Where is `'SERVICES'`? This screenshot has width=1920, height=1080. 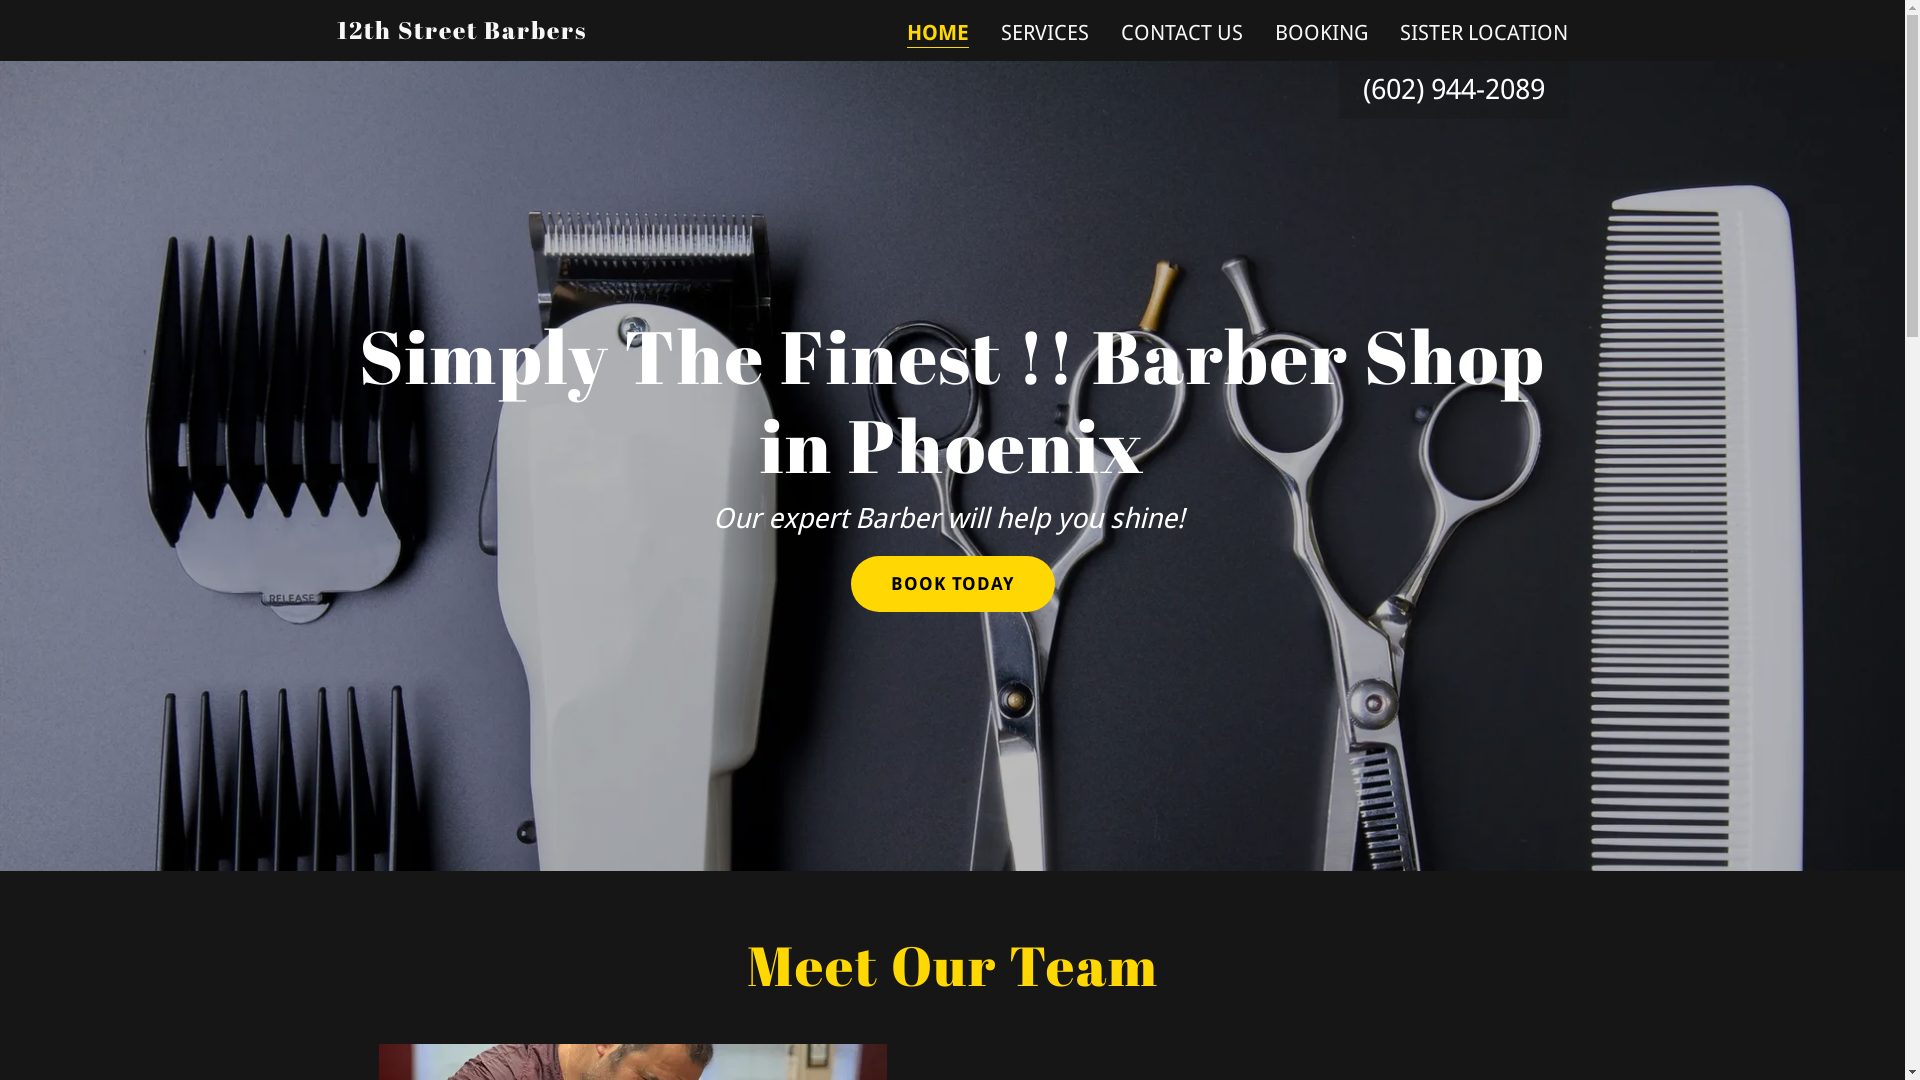 'SERVICES' is located at coordinates (1044, 33).